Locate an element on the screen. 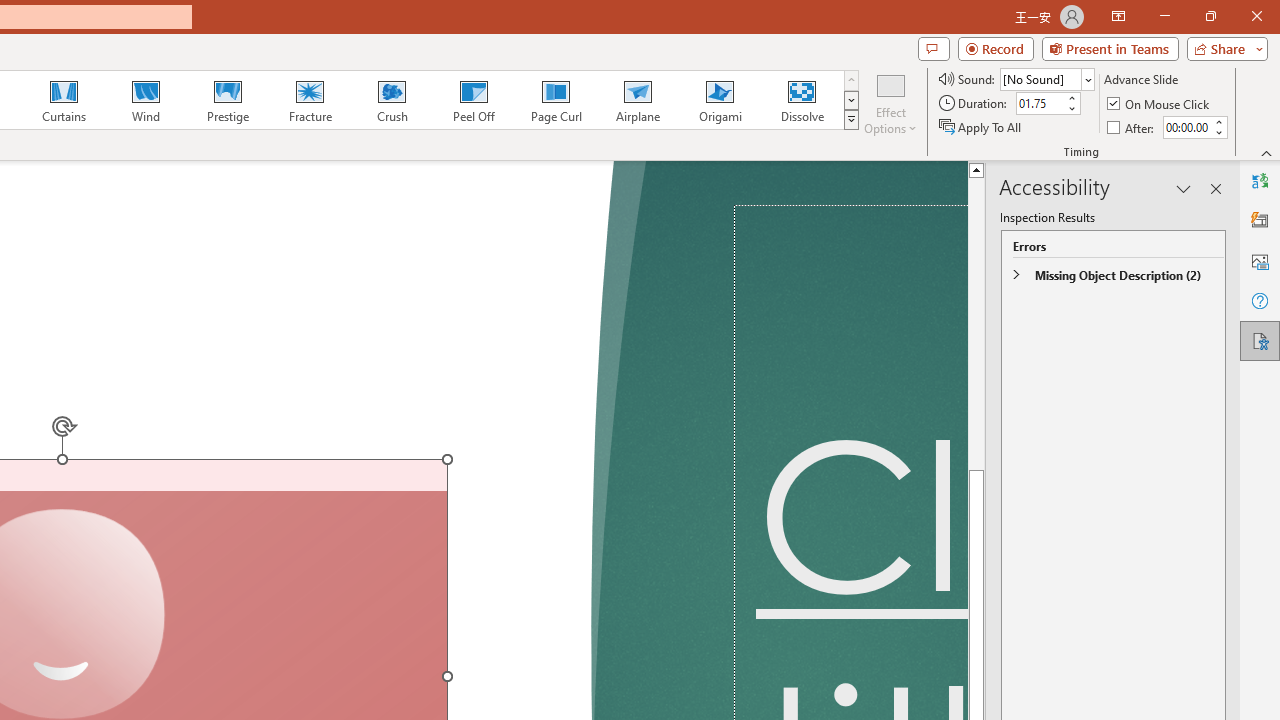 This screenshot has height=720, width=1280. 'After' is located at coordinates (1132, 127).